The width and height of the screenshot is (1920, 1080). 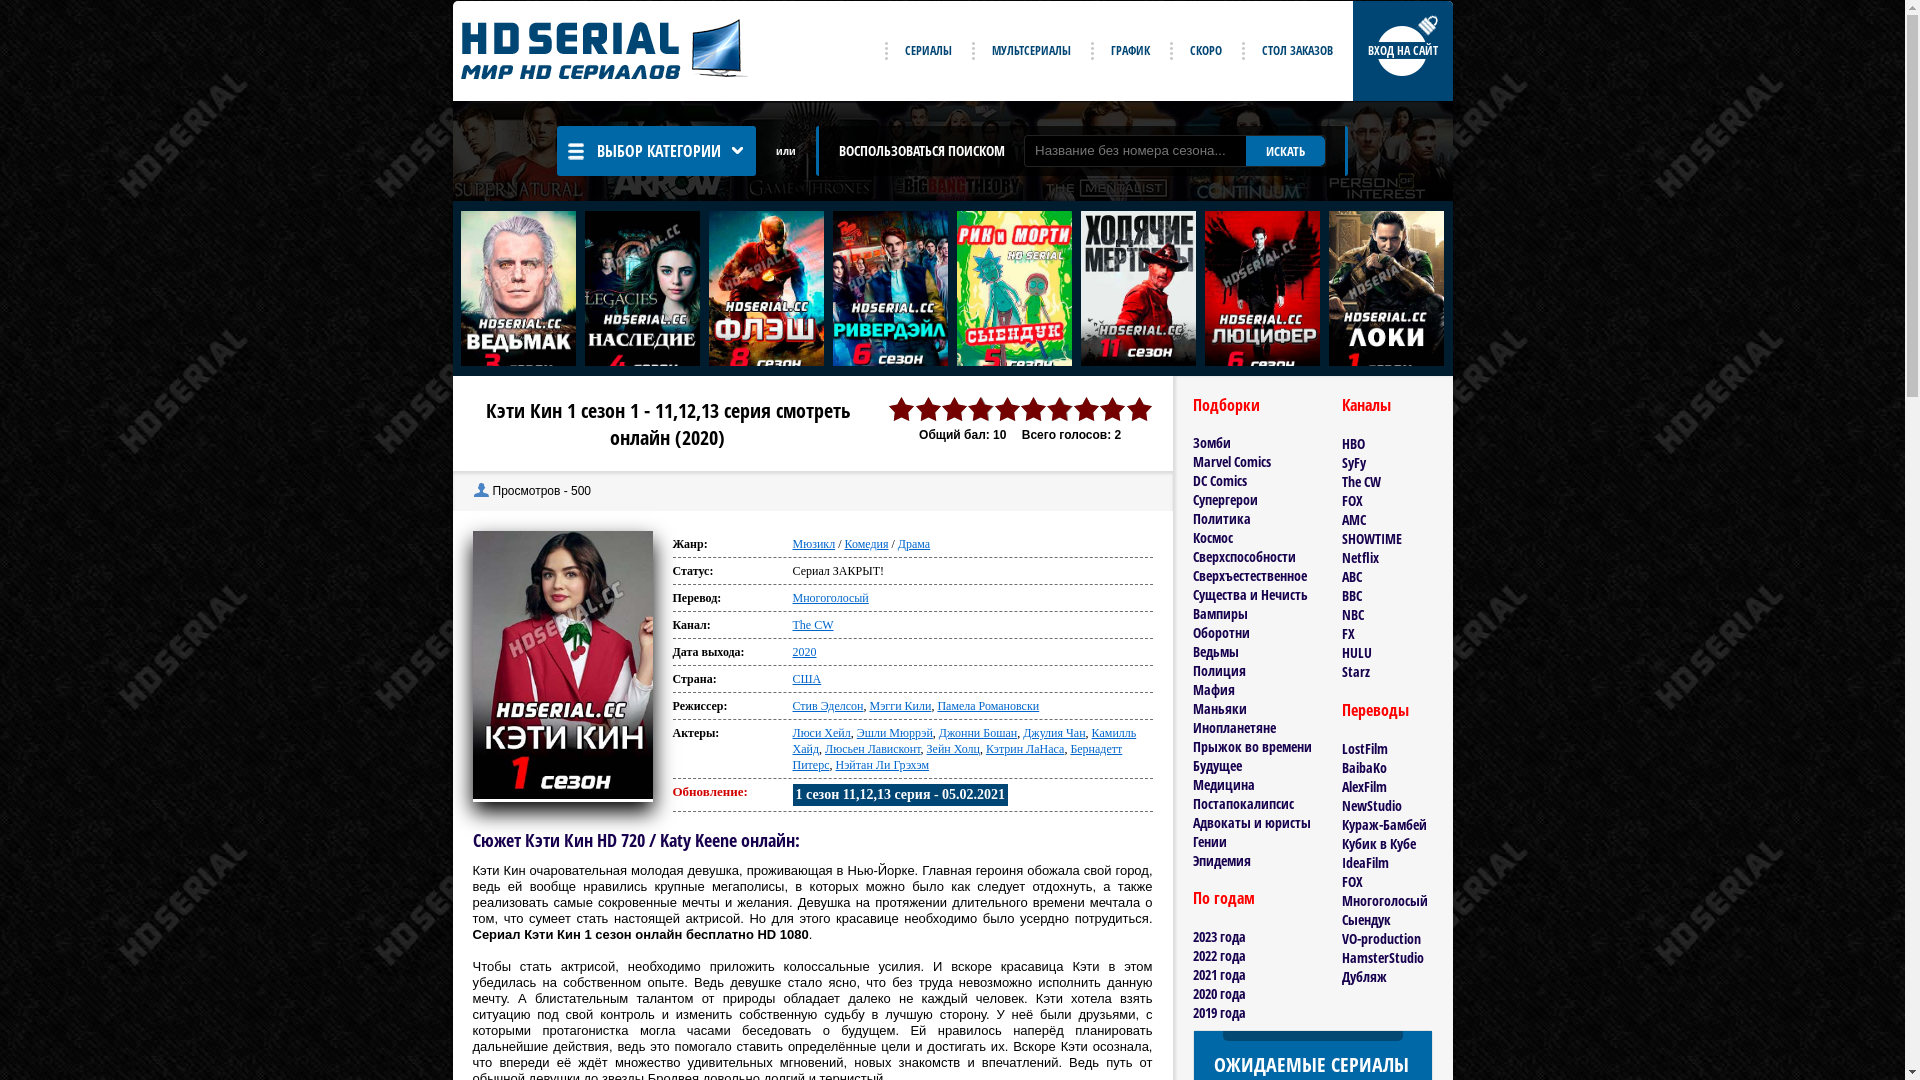 I want to click on '9', so click(x=1112, y=408).